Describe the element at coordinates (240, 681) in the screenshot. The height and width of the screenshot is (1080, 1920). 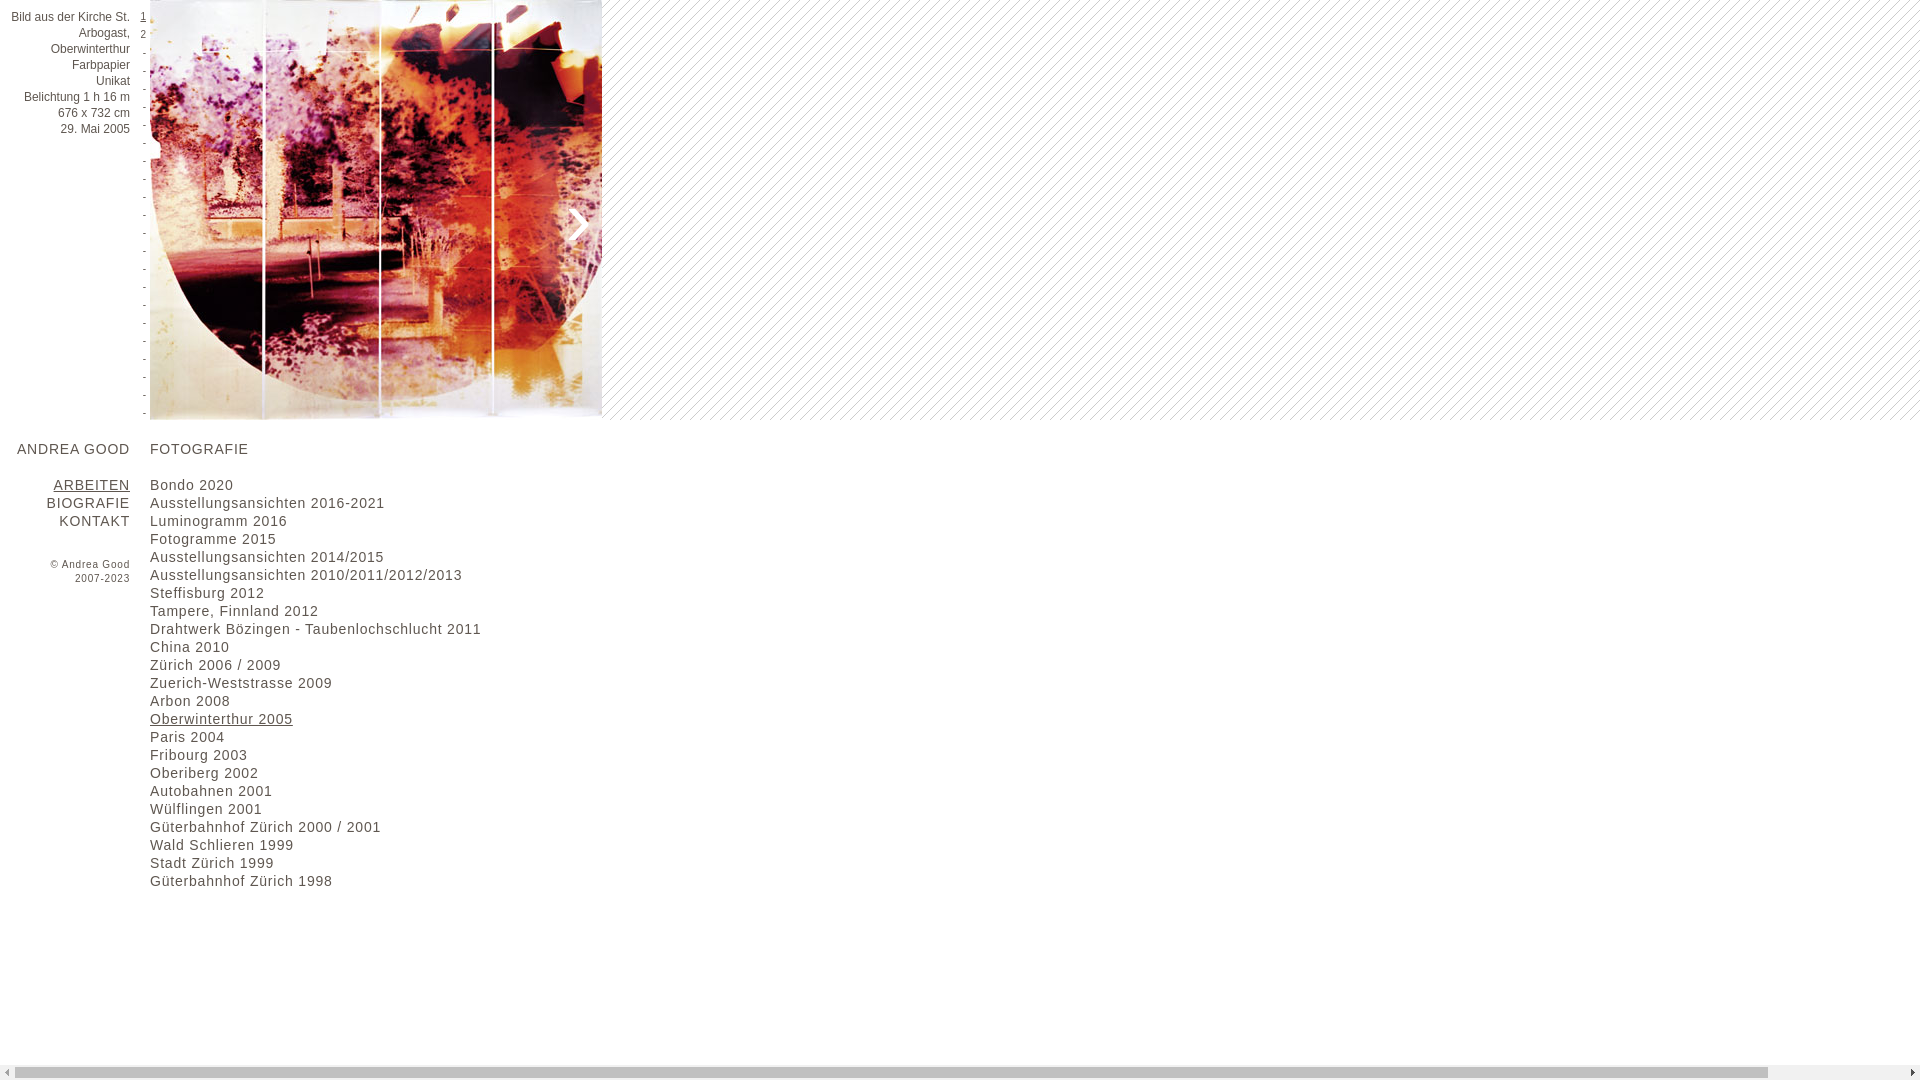
I see `'Zuerich-Weststrasse 2009'` at that location.